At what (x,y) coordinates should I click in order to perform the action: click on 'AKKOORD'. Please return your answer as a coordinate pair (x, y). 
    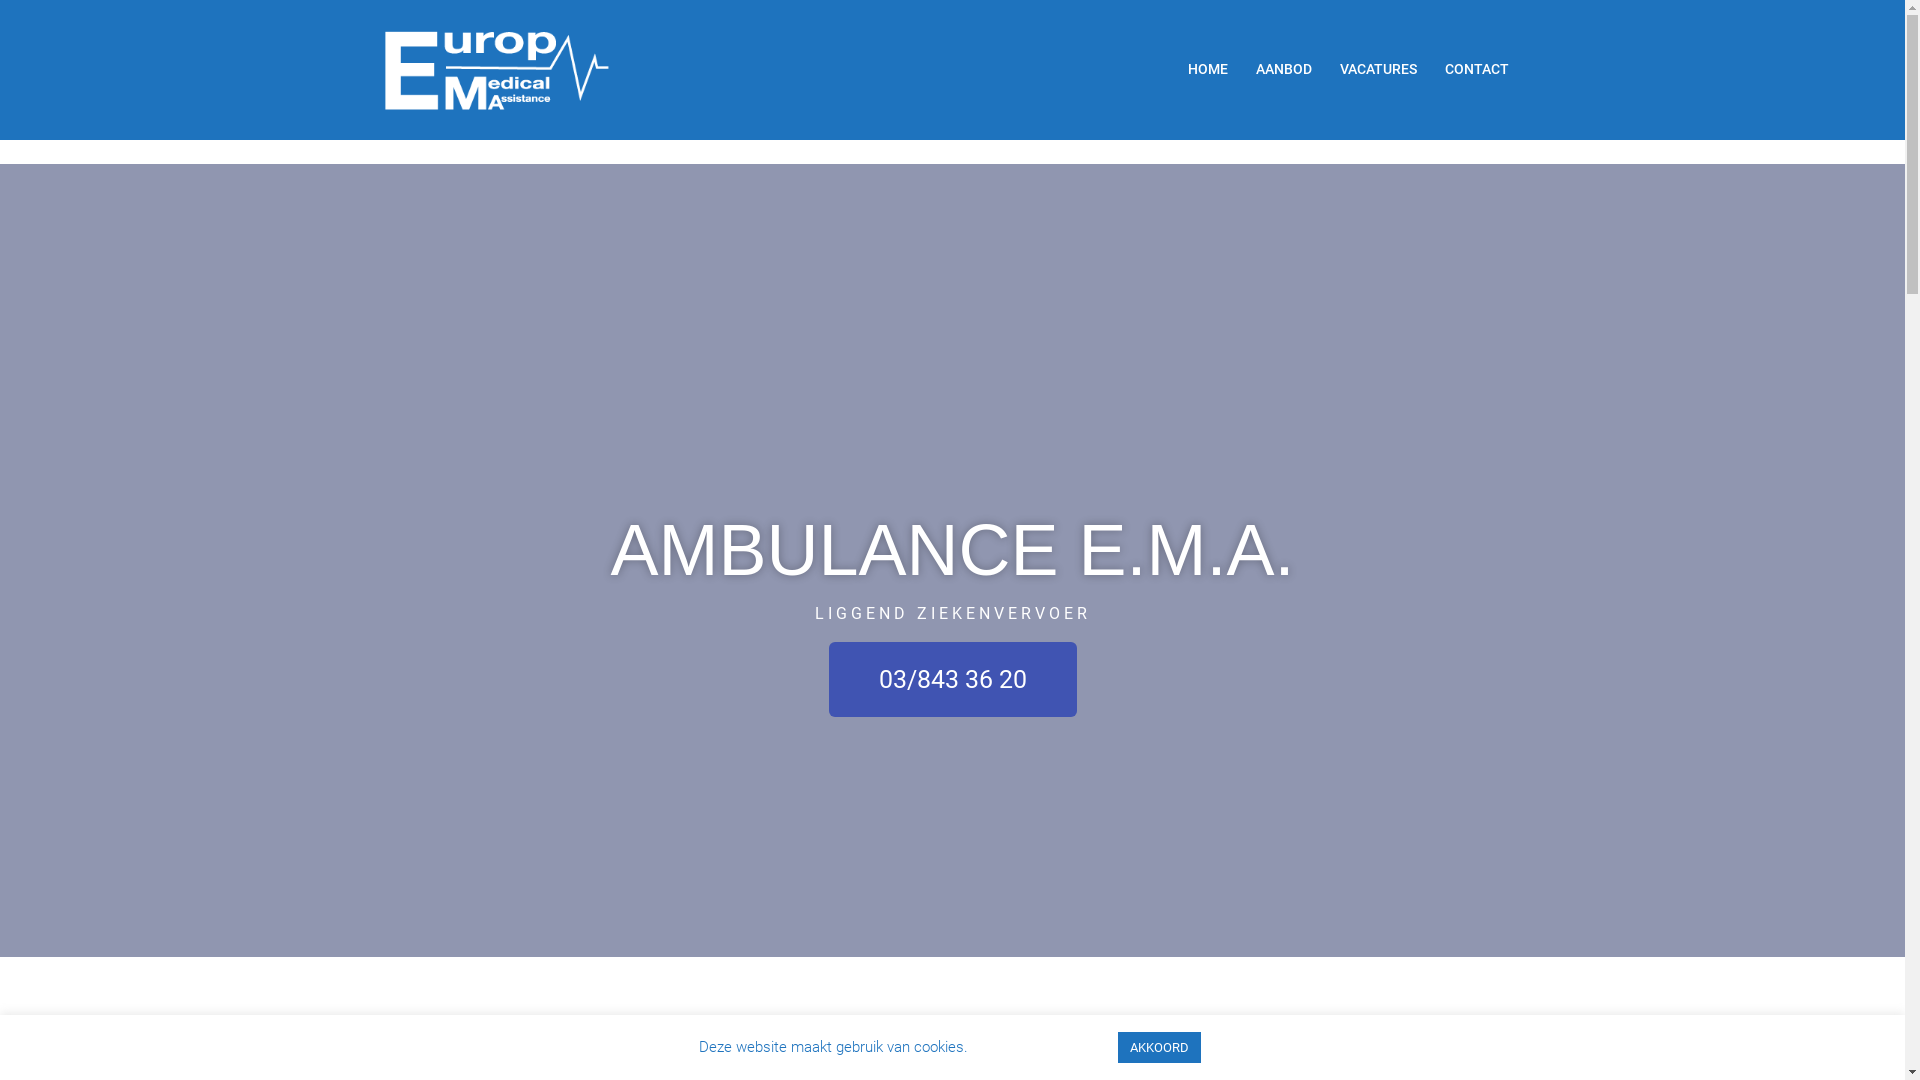
    Looking at the image, I should click on (1159, 1046).